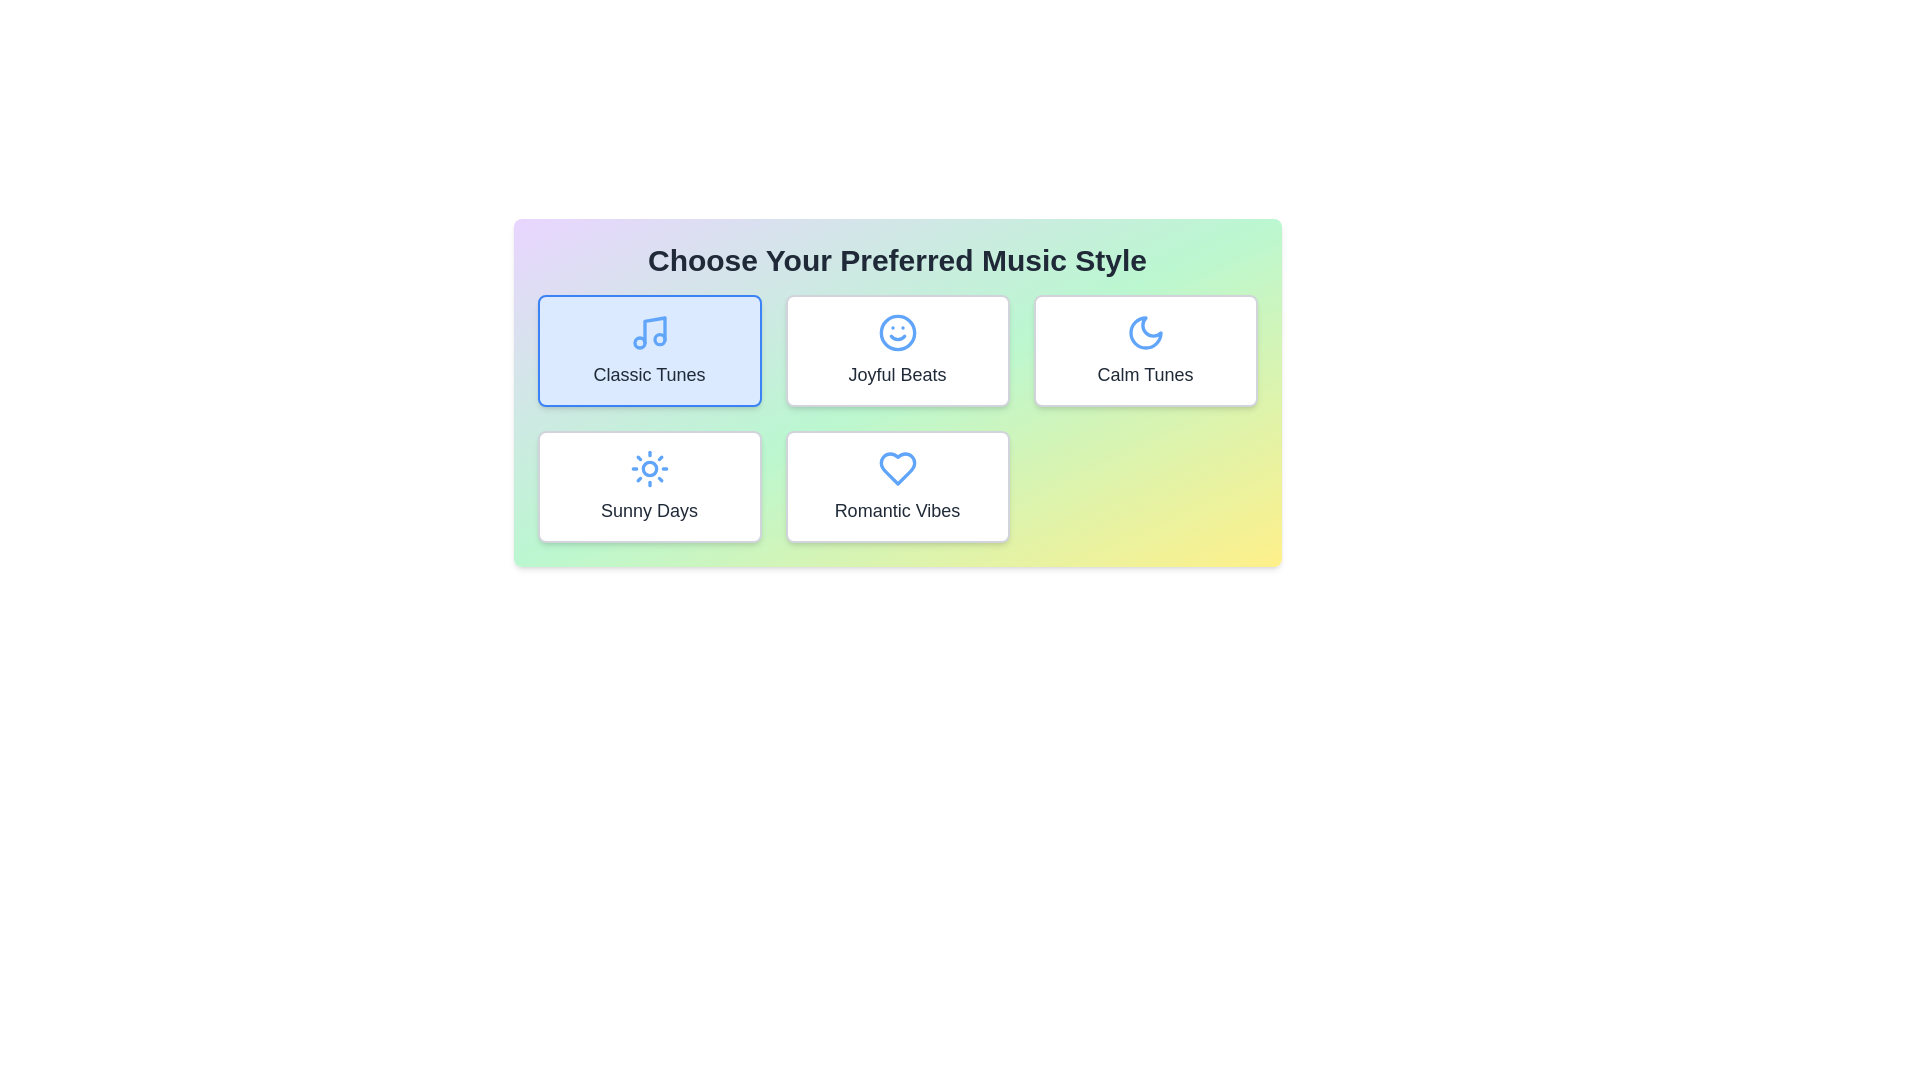  I want to click on the text label reading 'Sunny Days', which is styled in medium-size gray font and located beneath the sun icon in the 'Sunny Days' card, so click(649, 509).